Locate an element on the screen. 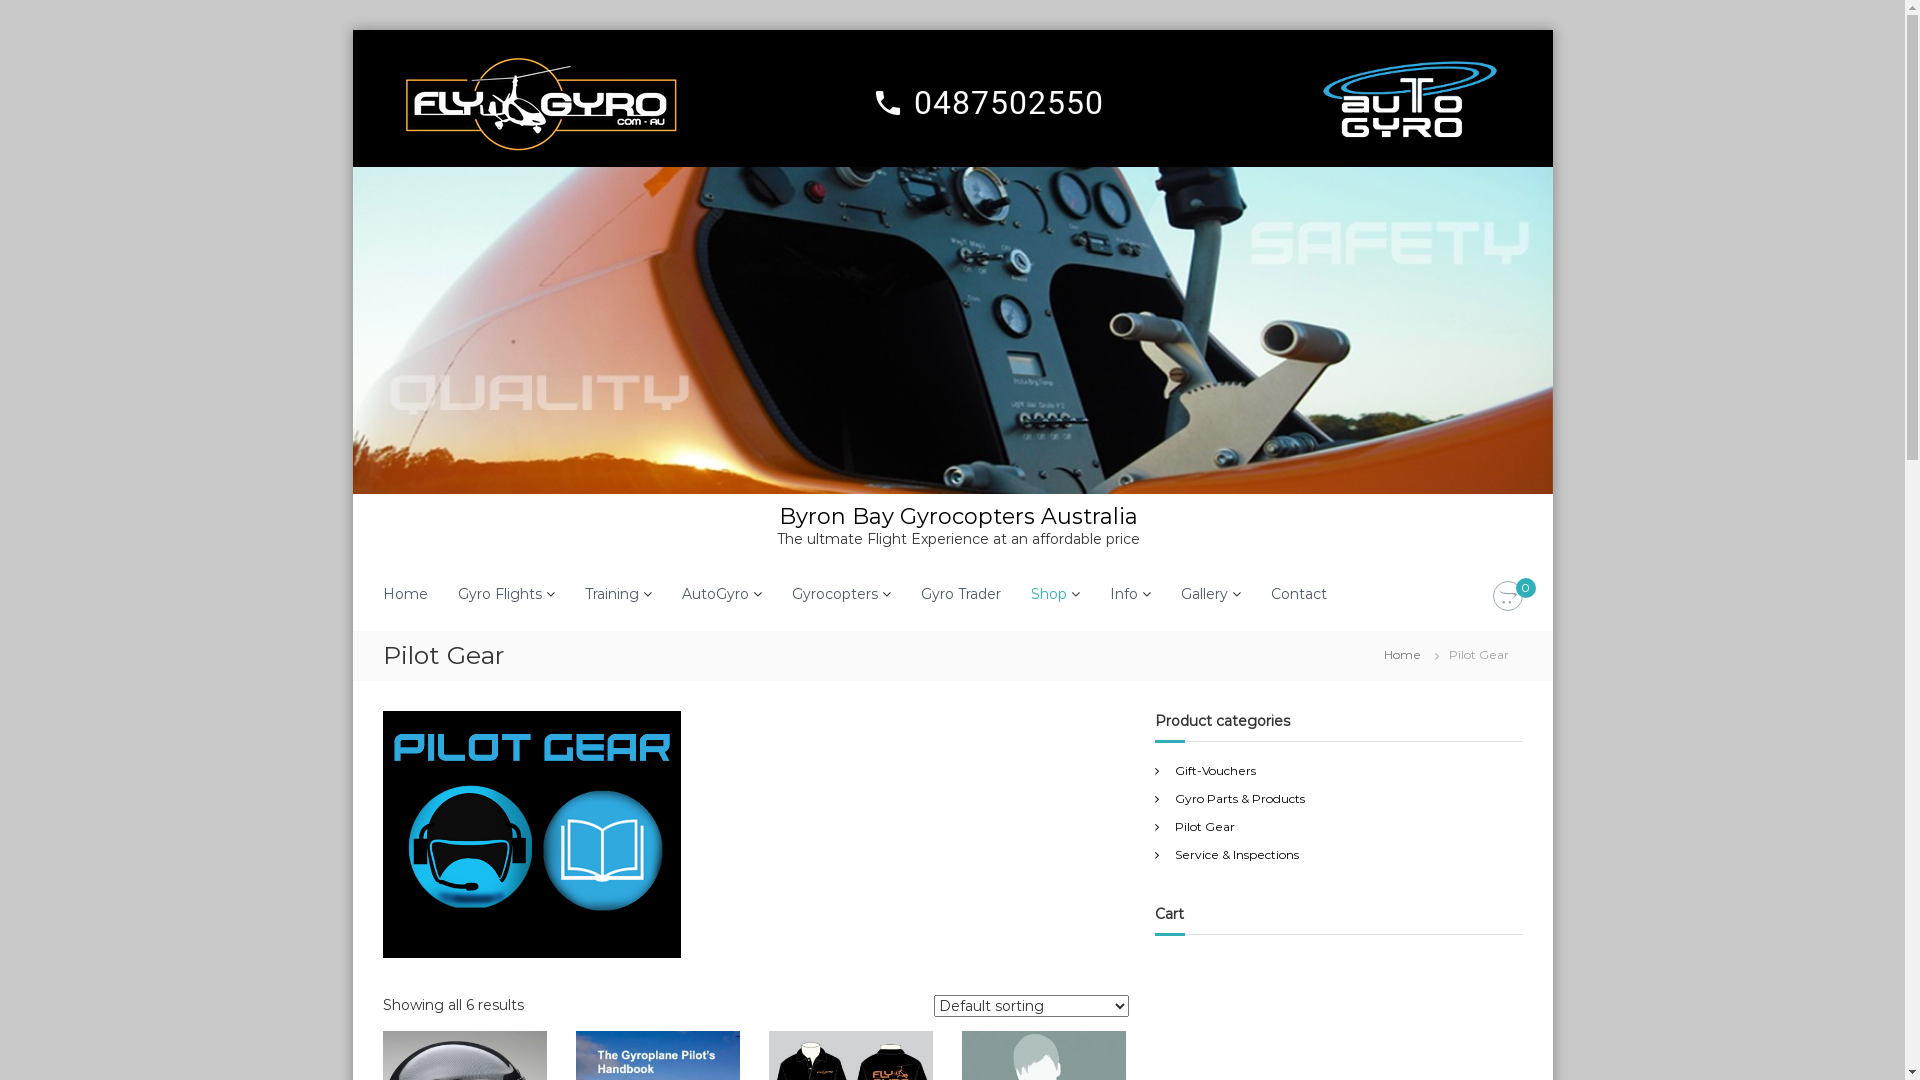 Image resolution: width=1920 pixels, height=1080 pixels. 'Gyro Trader' is located at coordinates (960, 593).